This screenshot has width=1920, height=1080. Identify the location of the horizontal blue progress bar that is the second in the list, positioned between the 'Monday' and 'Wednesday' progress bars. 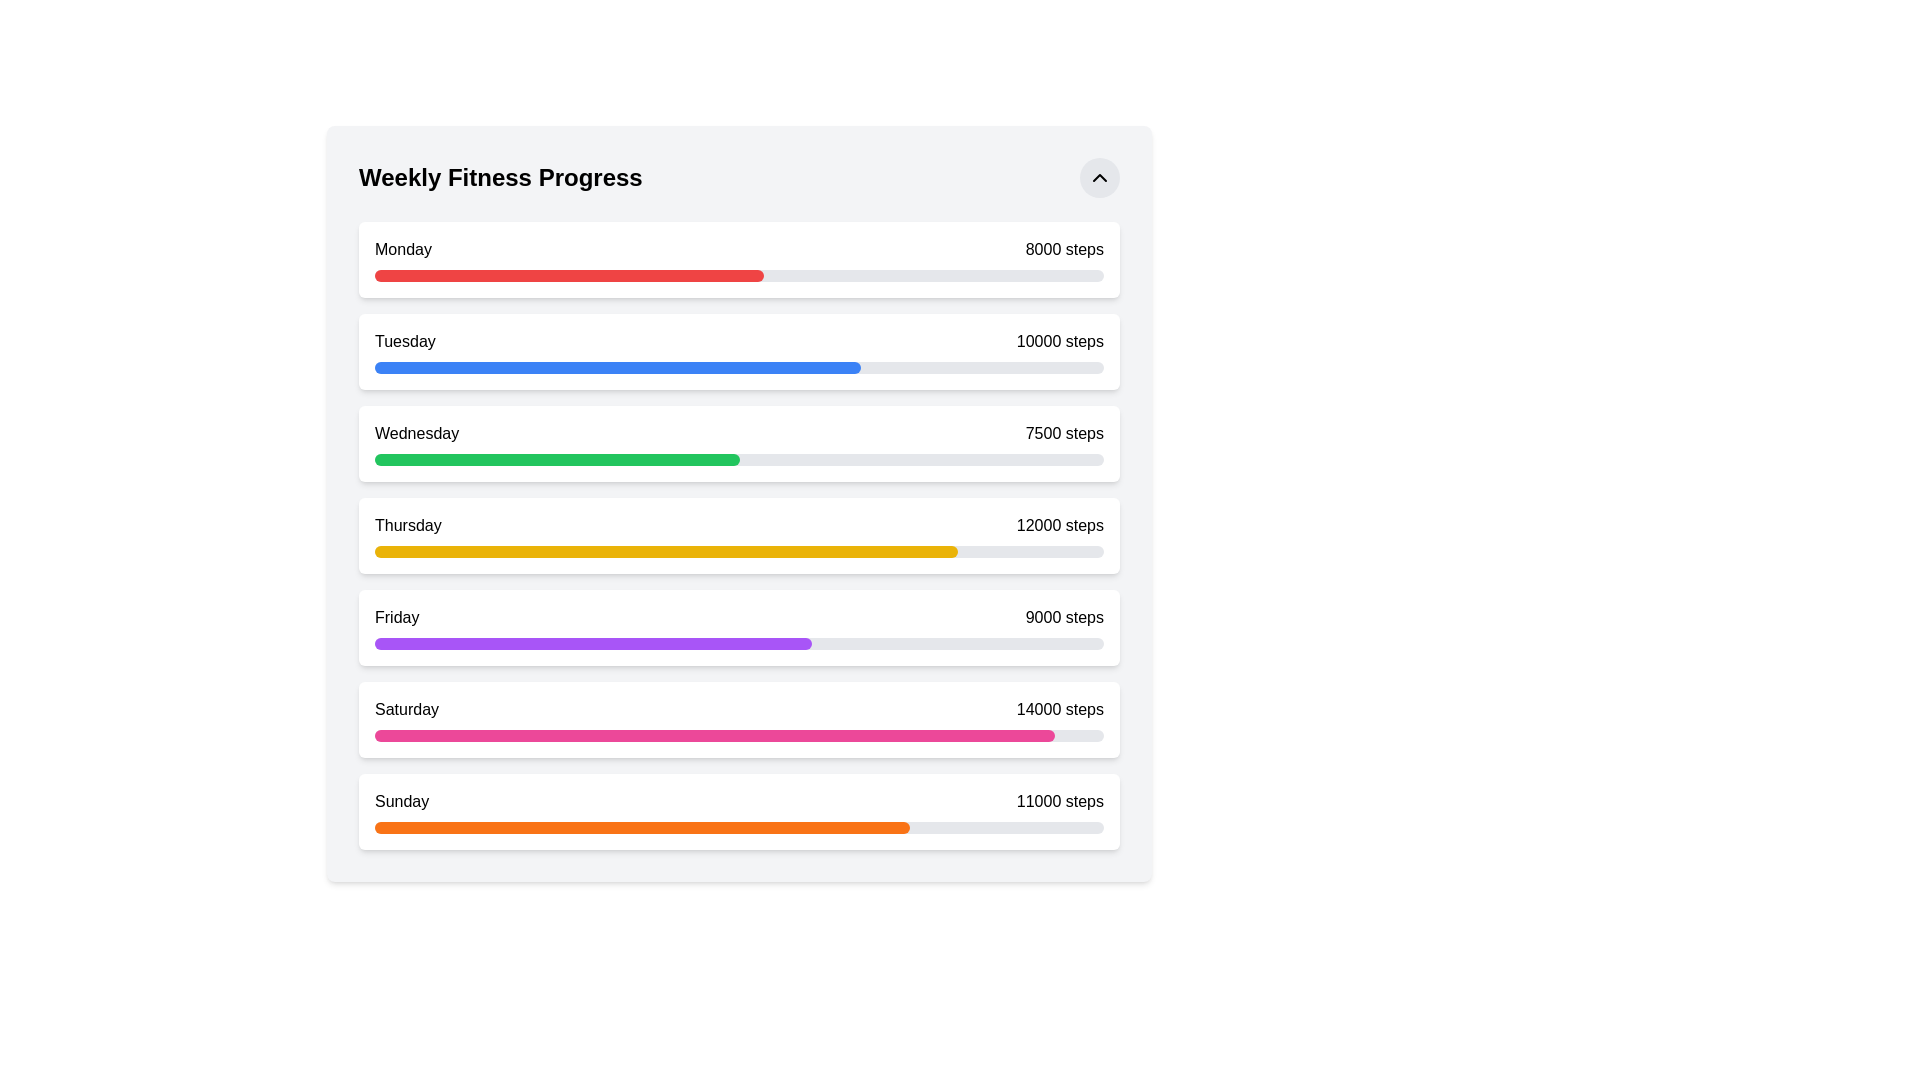
(617, 367).